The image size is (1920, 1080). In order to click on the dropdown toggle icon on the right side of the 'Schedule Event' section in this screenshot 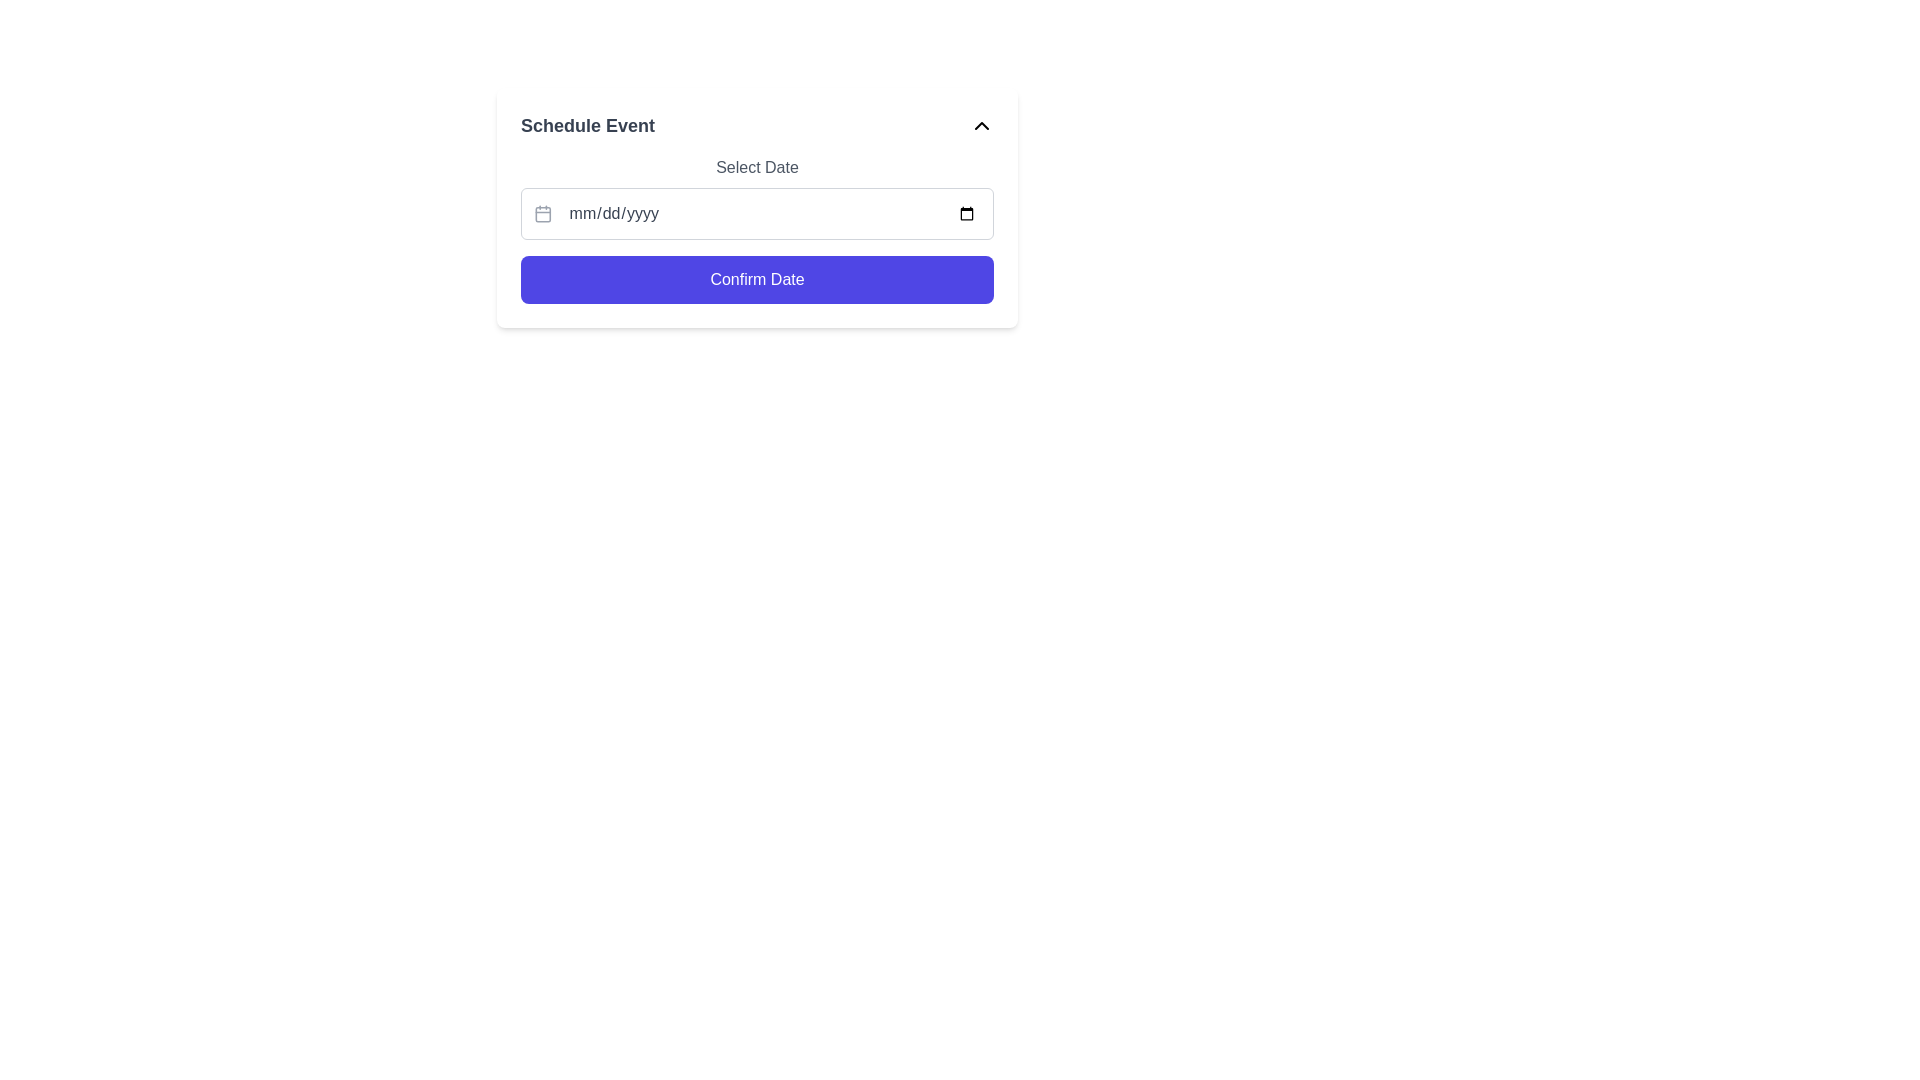, I will do `click(982, 126)`.